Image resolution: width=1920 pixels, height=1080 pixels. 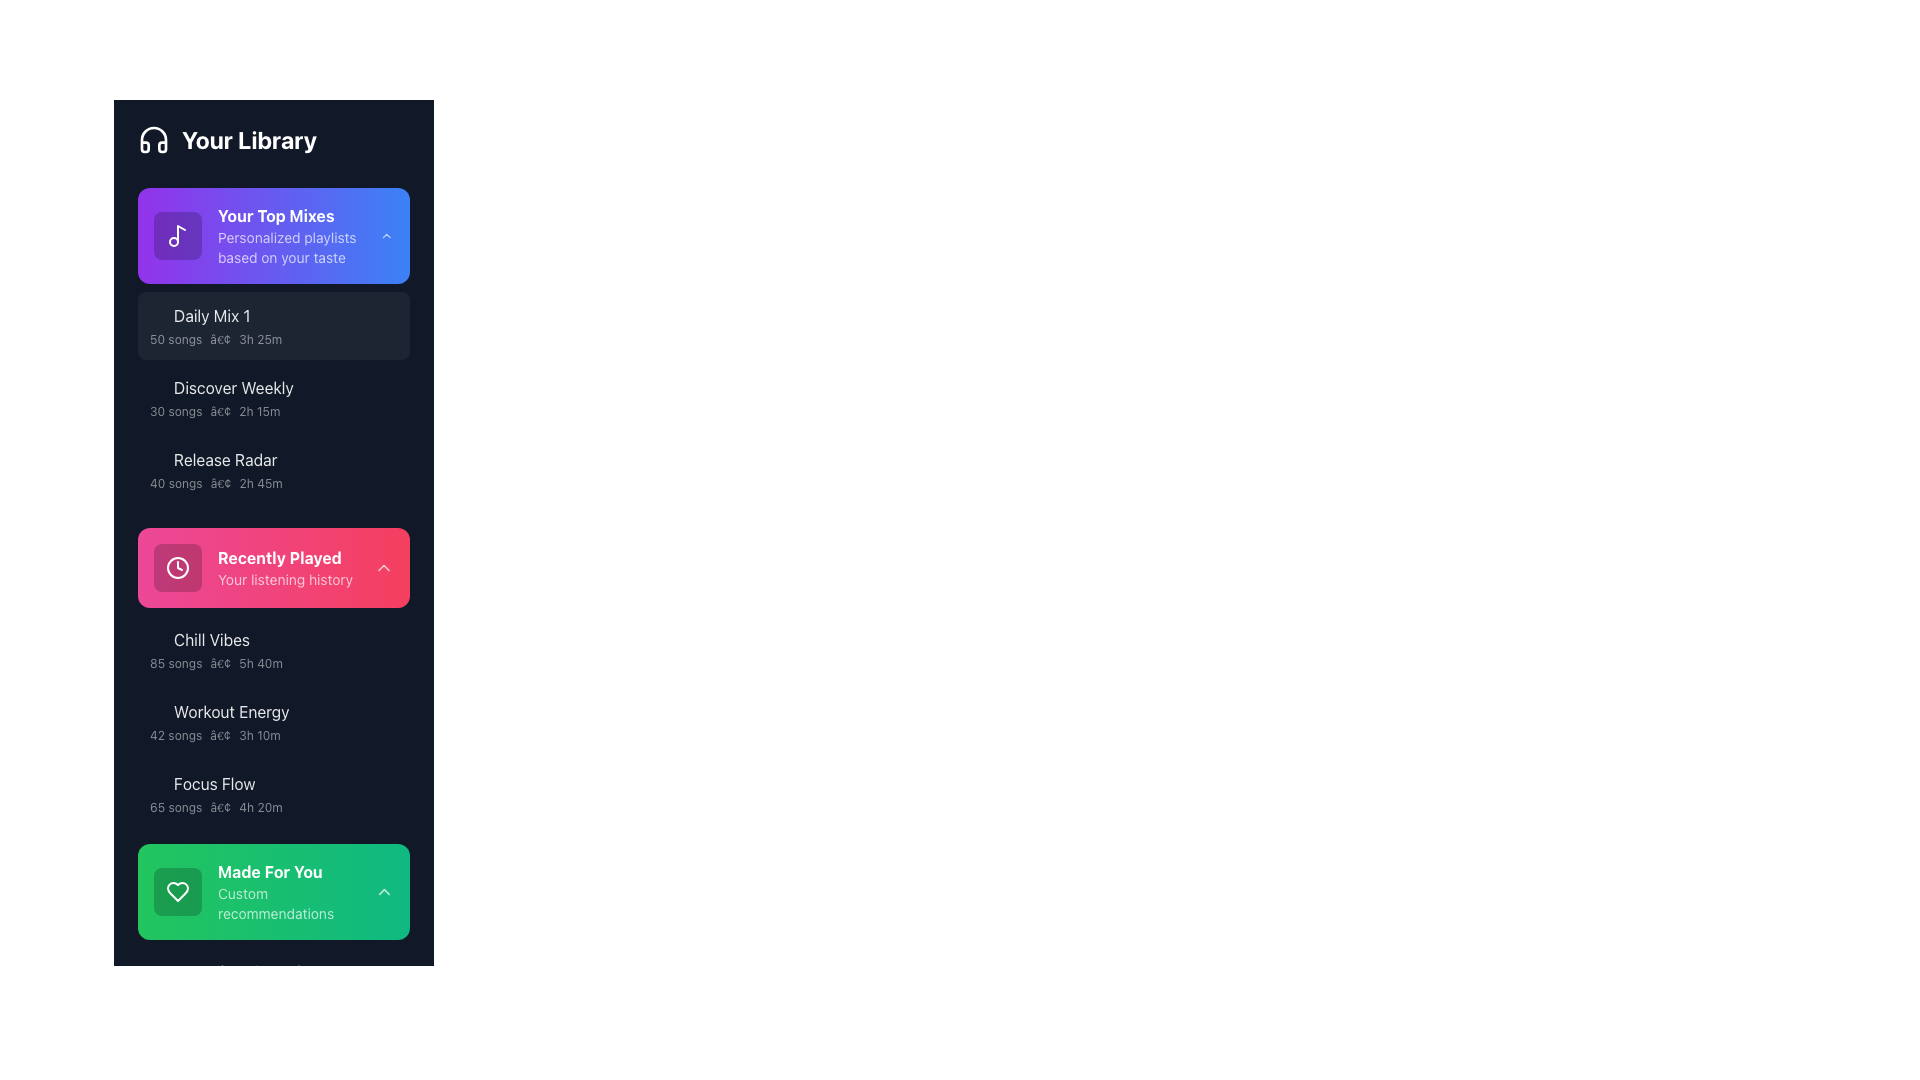 What do you see at coordinates (272, 793) in the screenshot?
I see `the third playlist entry which displays the title and details of the playlist, including the number of songs and total duration` at bounding box center [272, 793].